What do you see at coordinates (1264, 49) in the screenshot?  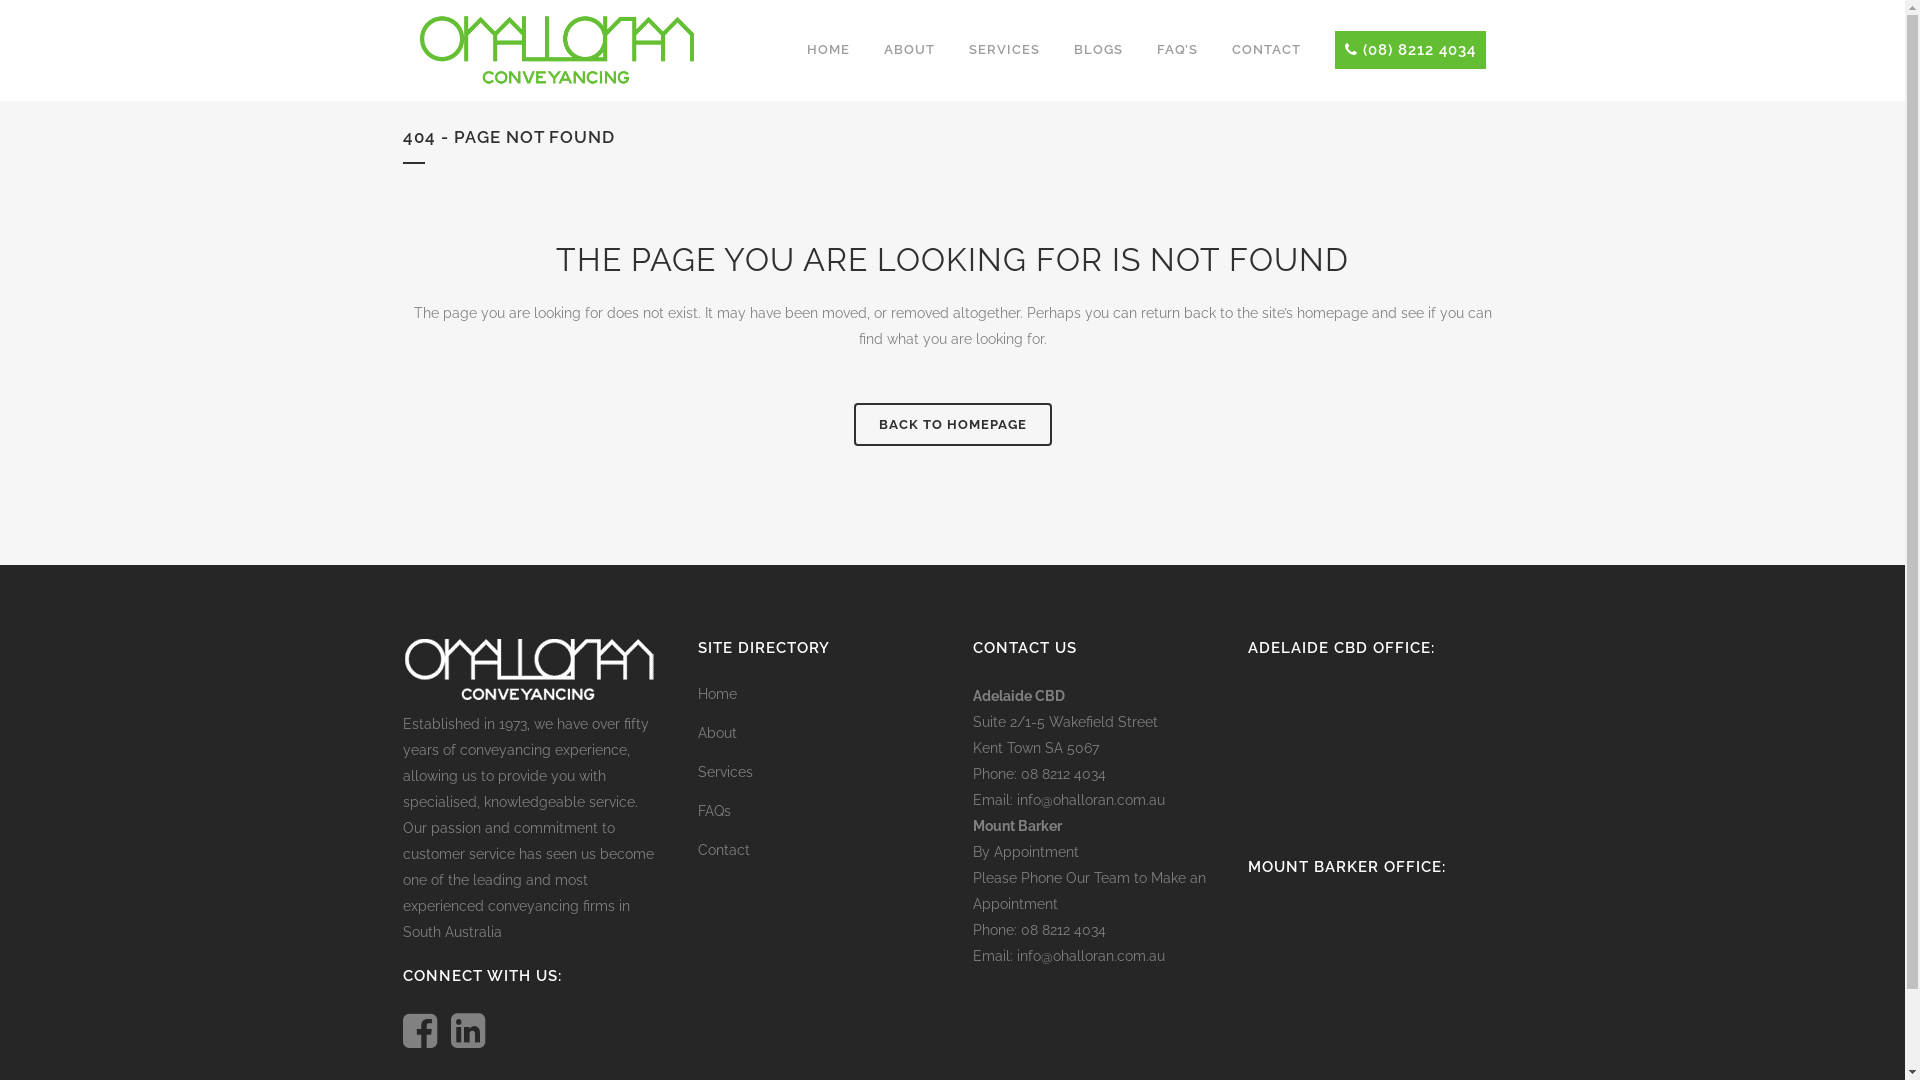 I see `'CONTACT'` at bounding box center [1264, 49].